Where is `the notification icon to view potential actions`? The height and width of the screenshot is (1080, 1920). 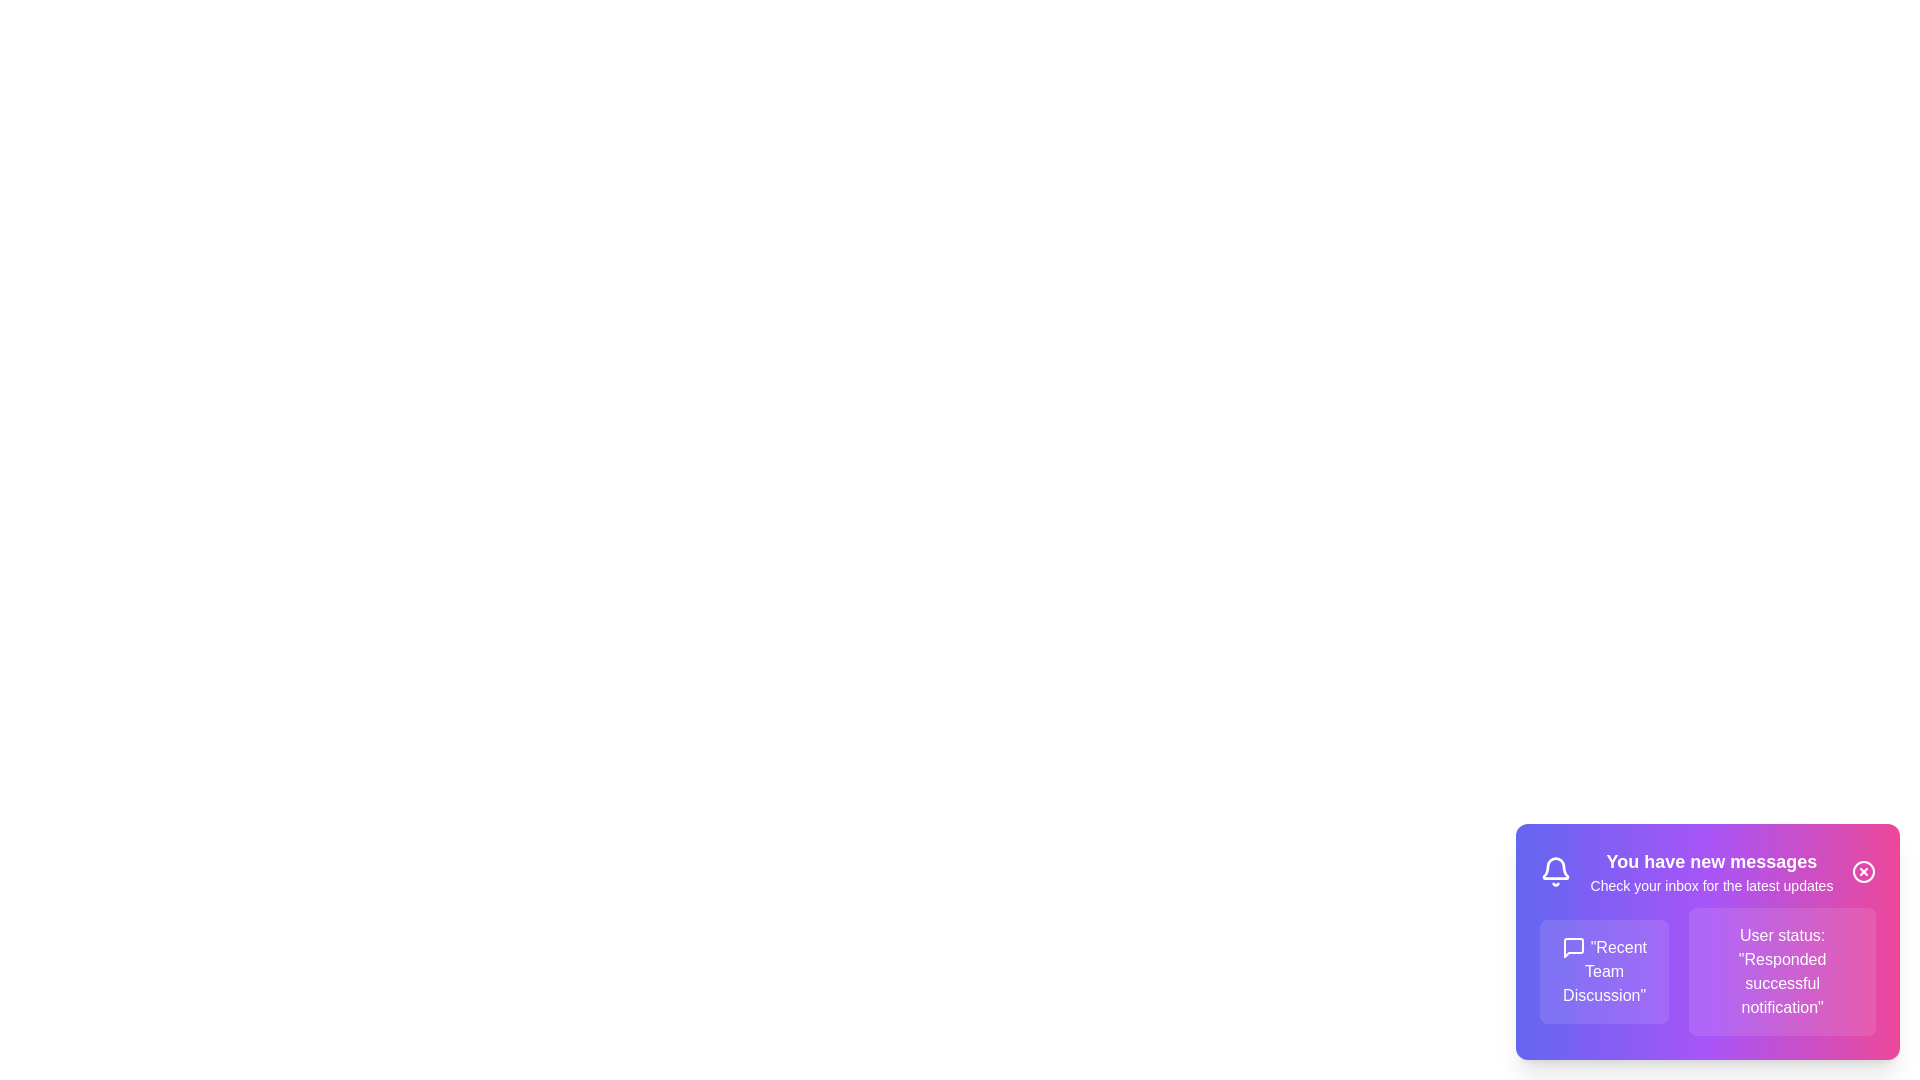 the notification icon to view potential actions is located at coordinates (1554, 870).